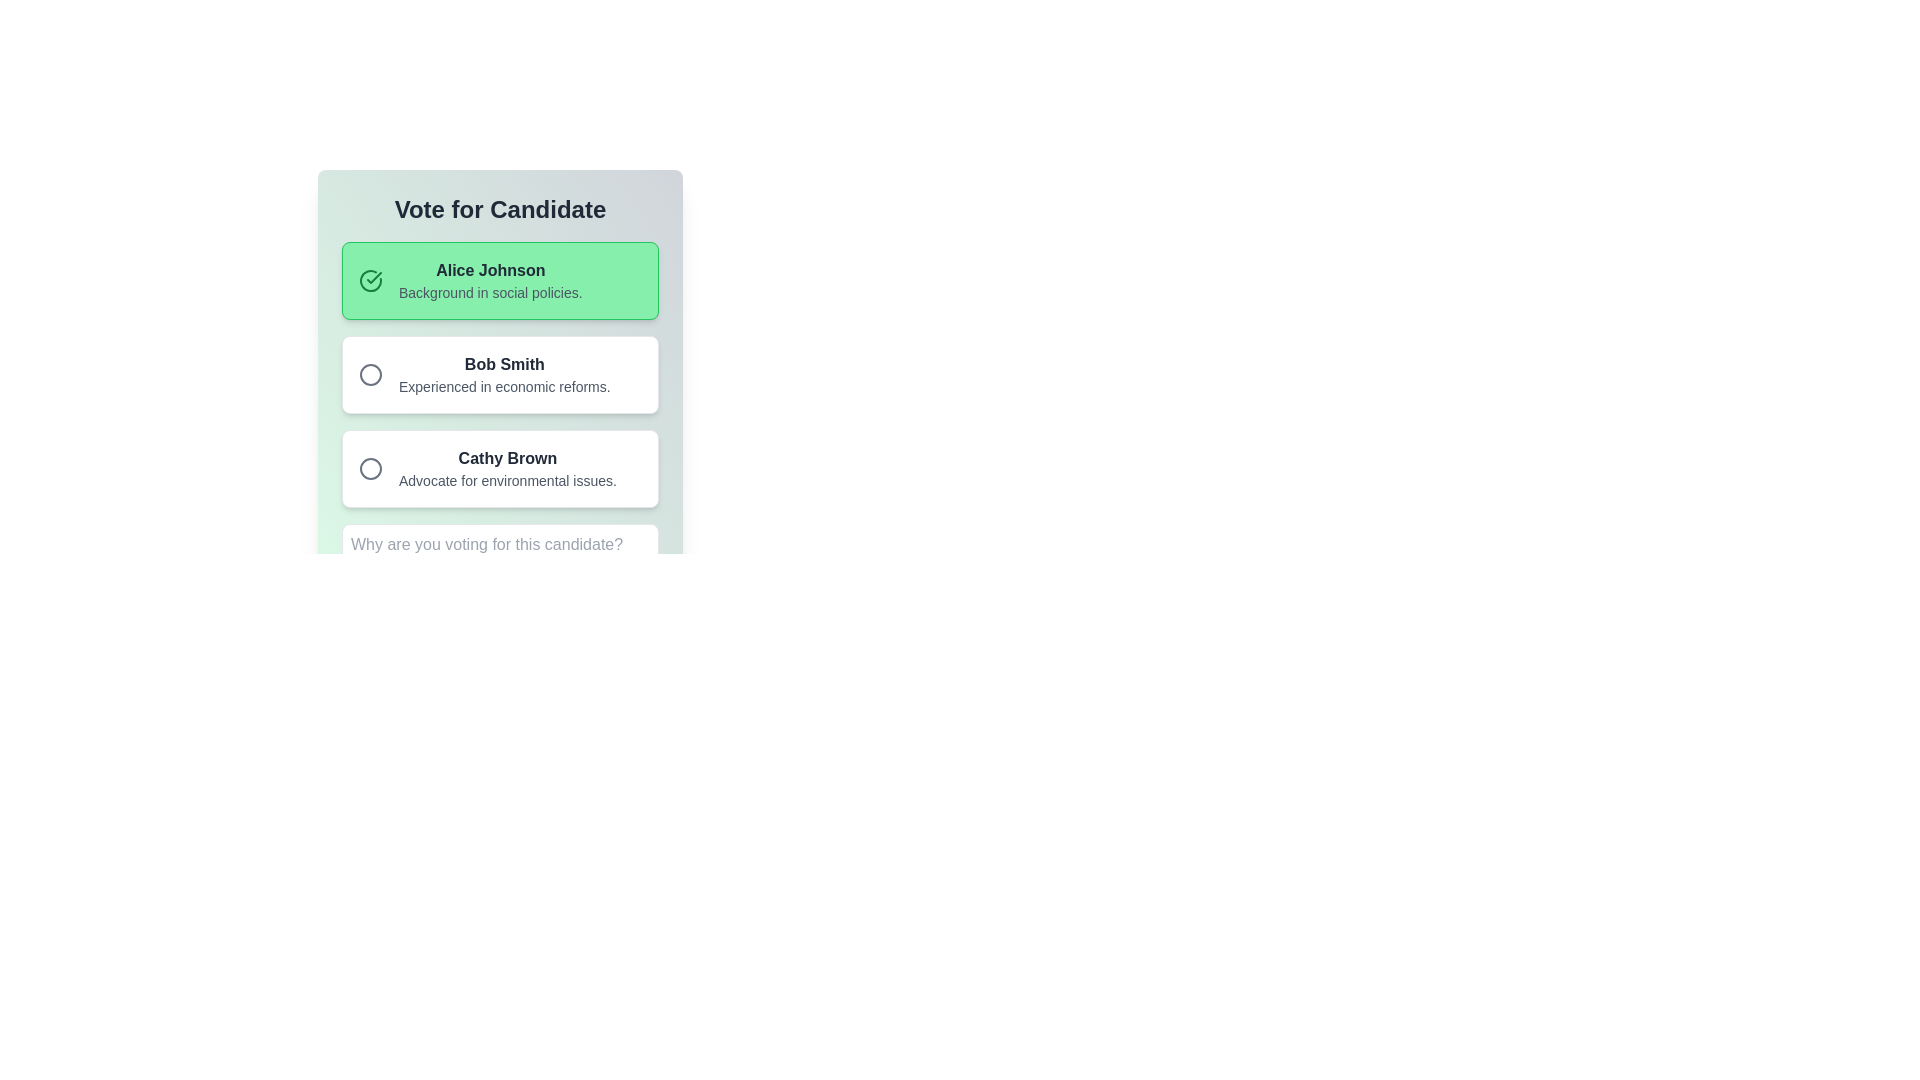 The image size is (1920, 1080). I want to click on the text label displaying 'Cathy Brown' in bold font, which is located in the third candidate box from the top, aligned at the top of the box and above the description text, so click(508, 459).